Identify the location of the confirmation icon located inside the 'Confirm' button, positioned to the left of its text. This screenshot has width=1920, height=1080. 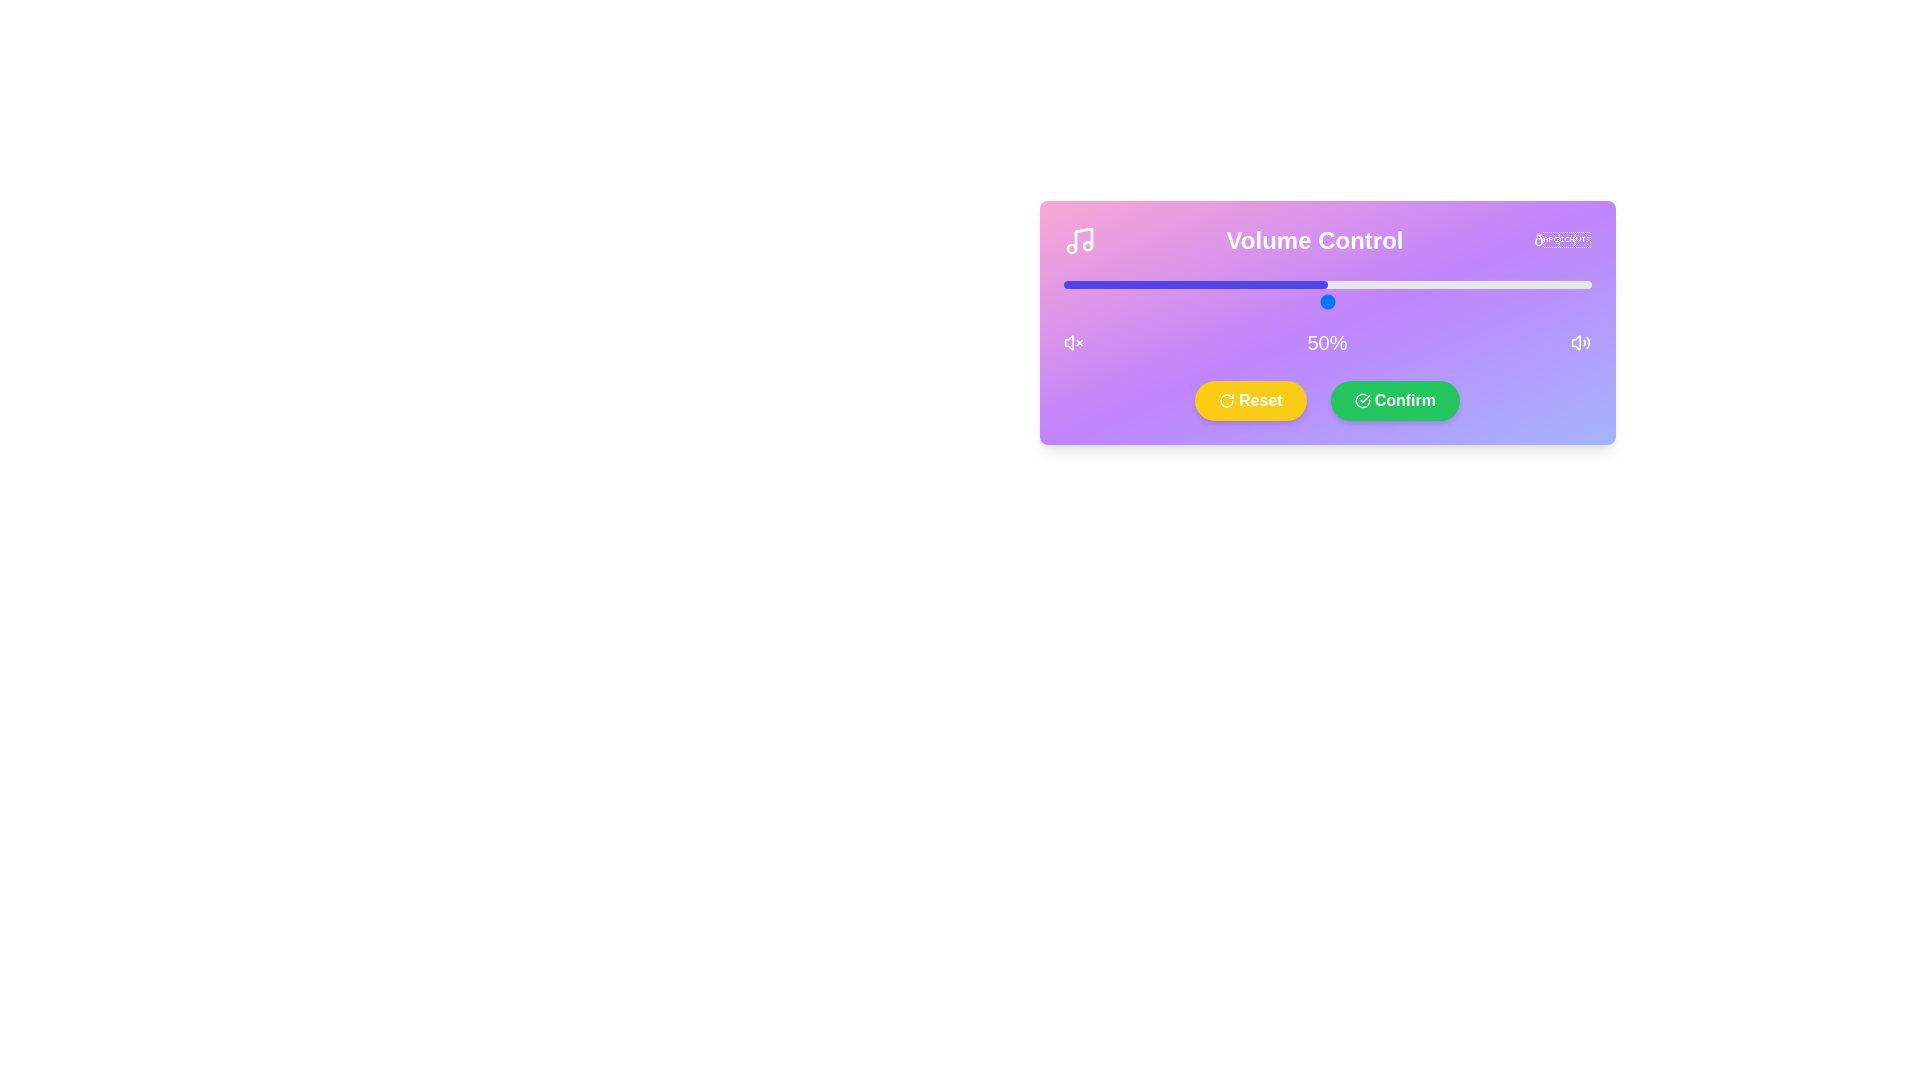
(1361, 401).